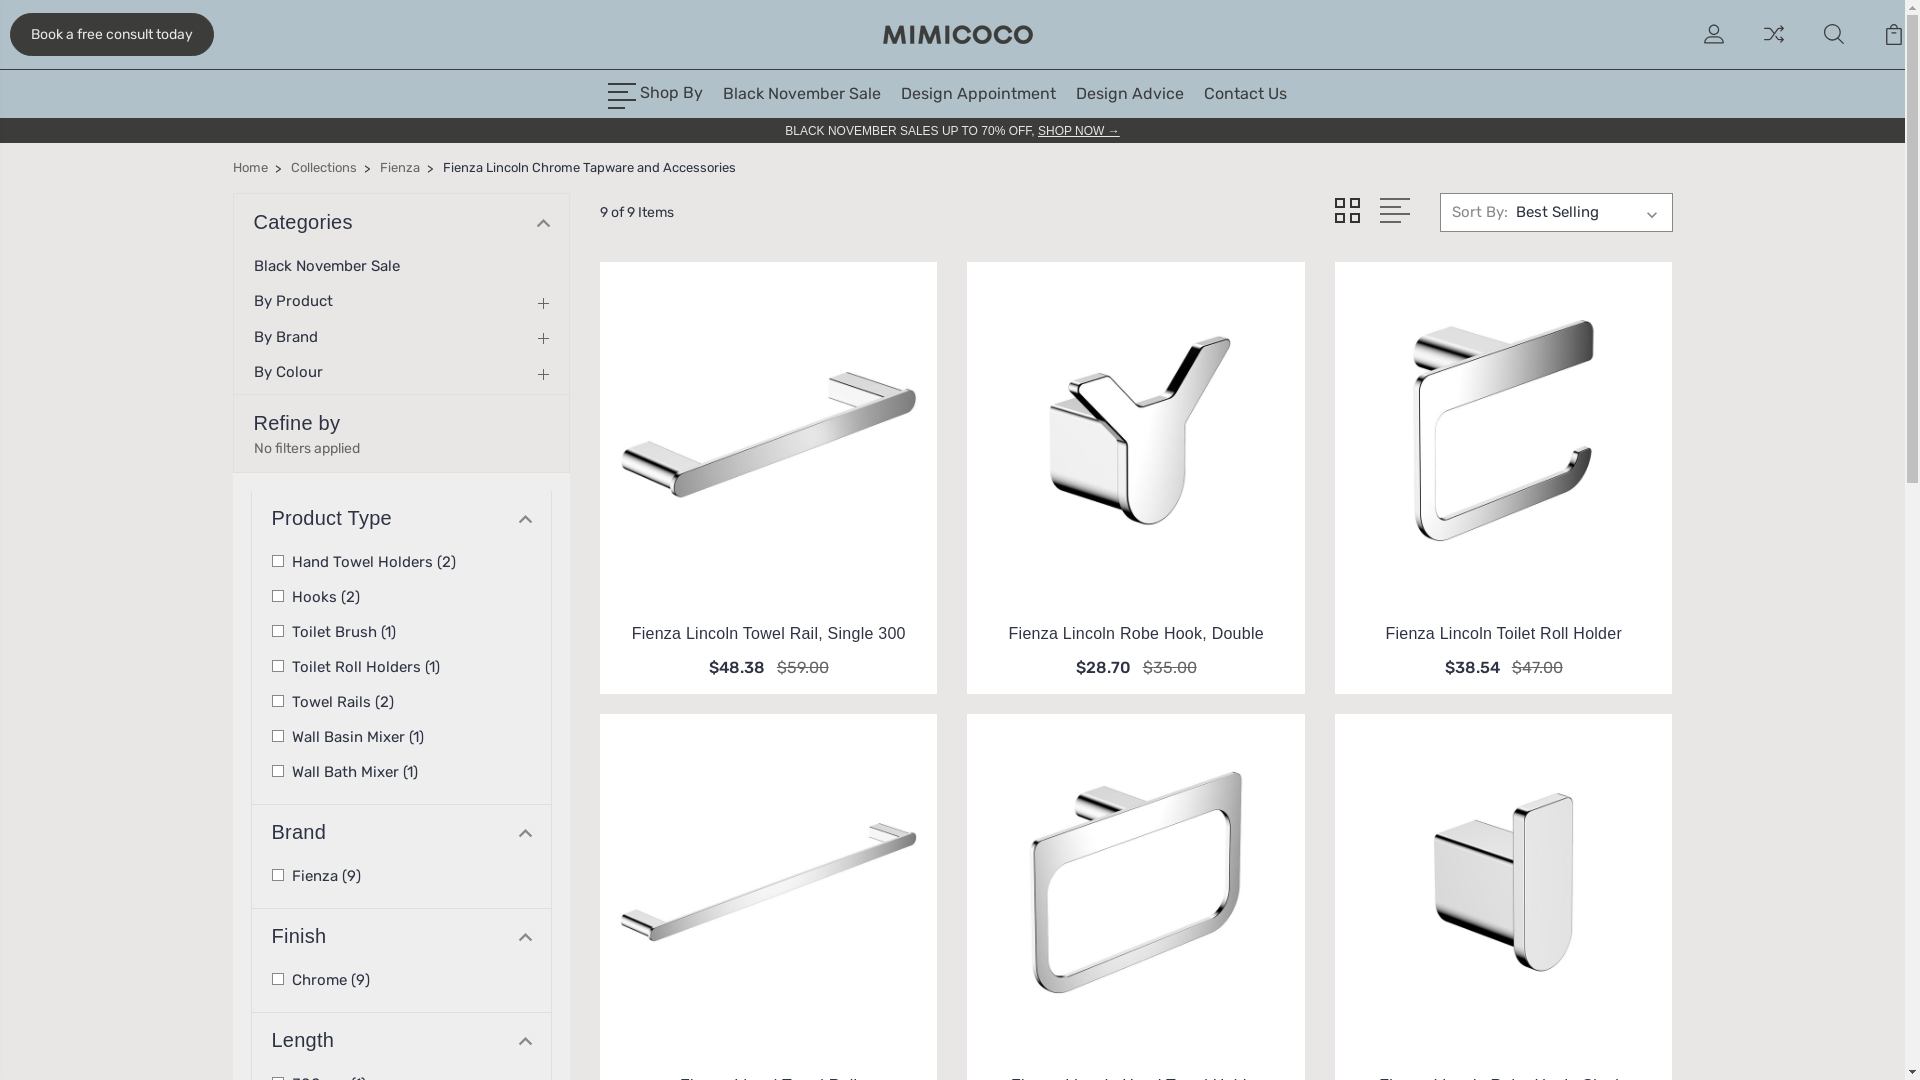 This screenshot has width=1920, height=1080. I want to click on 'Collections', so click(288, 166).